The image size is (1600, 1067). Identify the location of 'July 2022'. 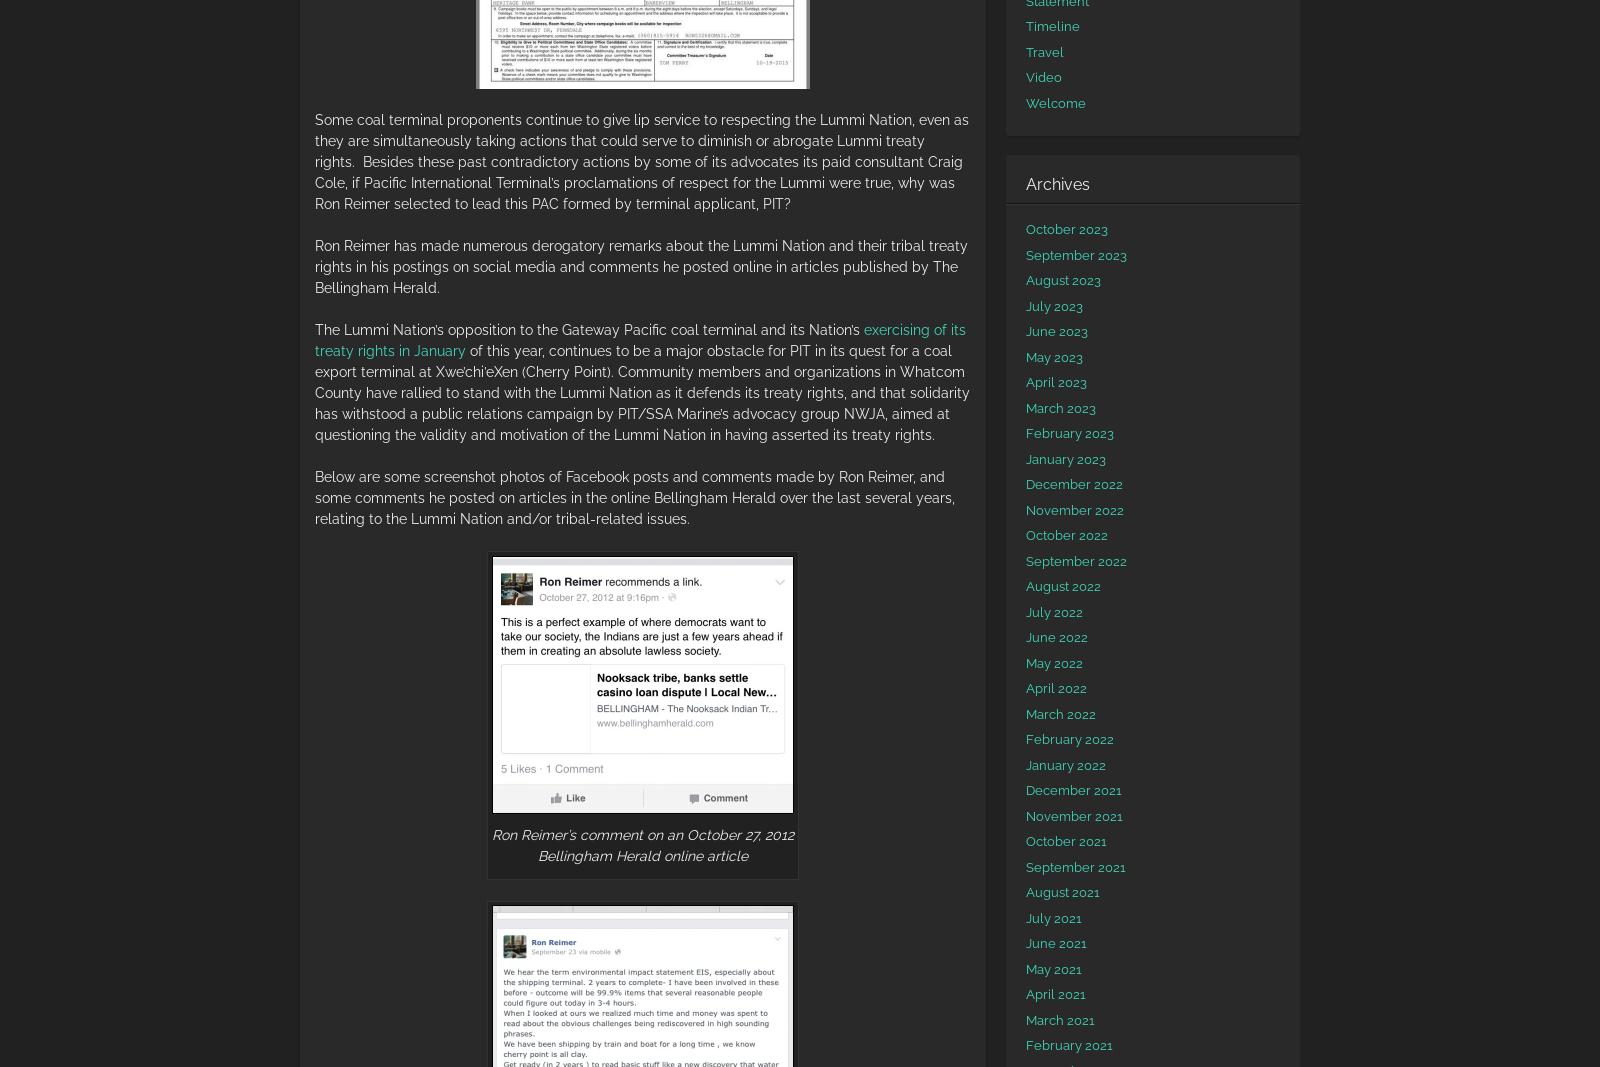
(1054, 611).